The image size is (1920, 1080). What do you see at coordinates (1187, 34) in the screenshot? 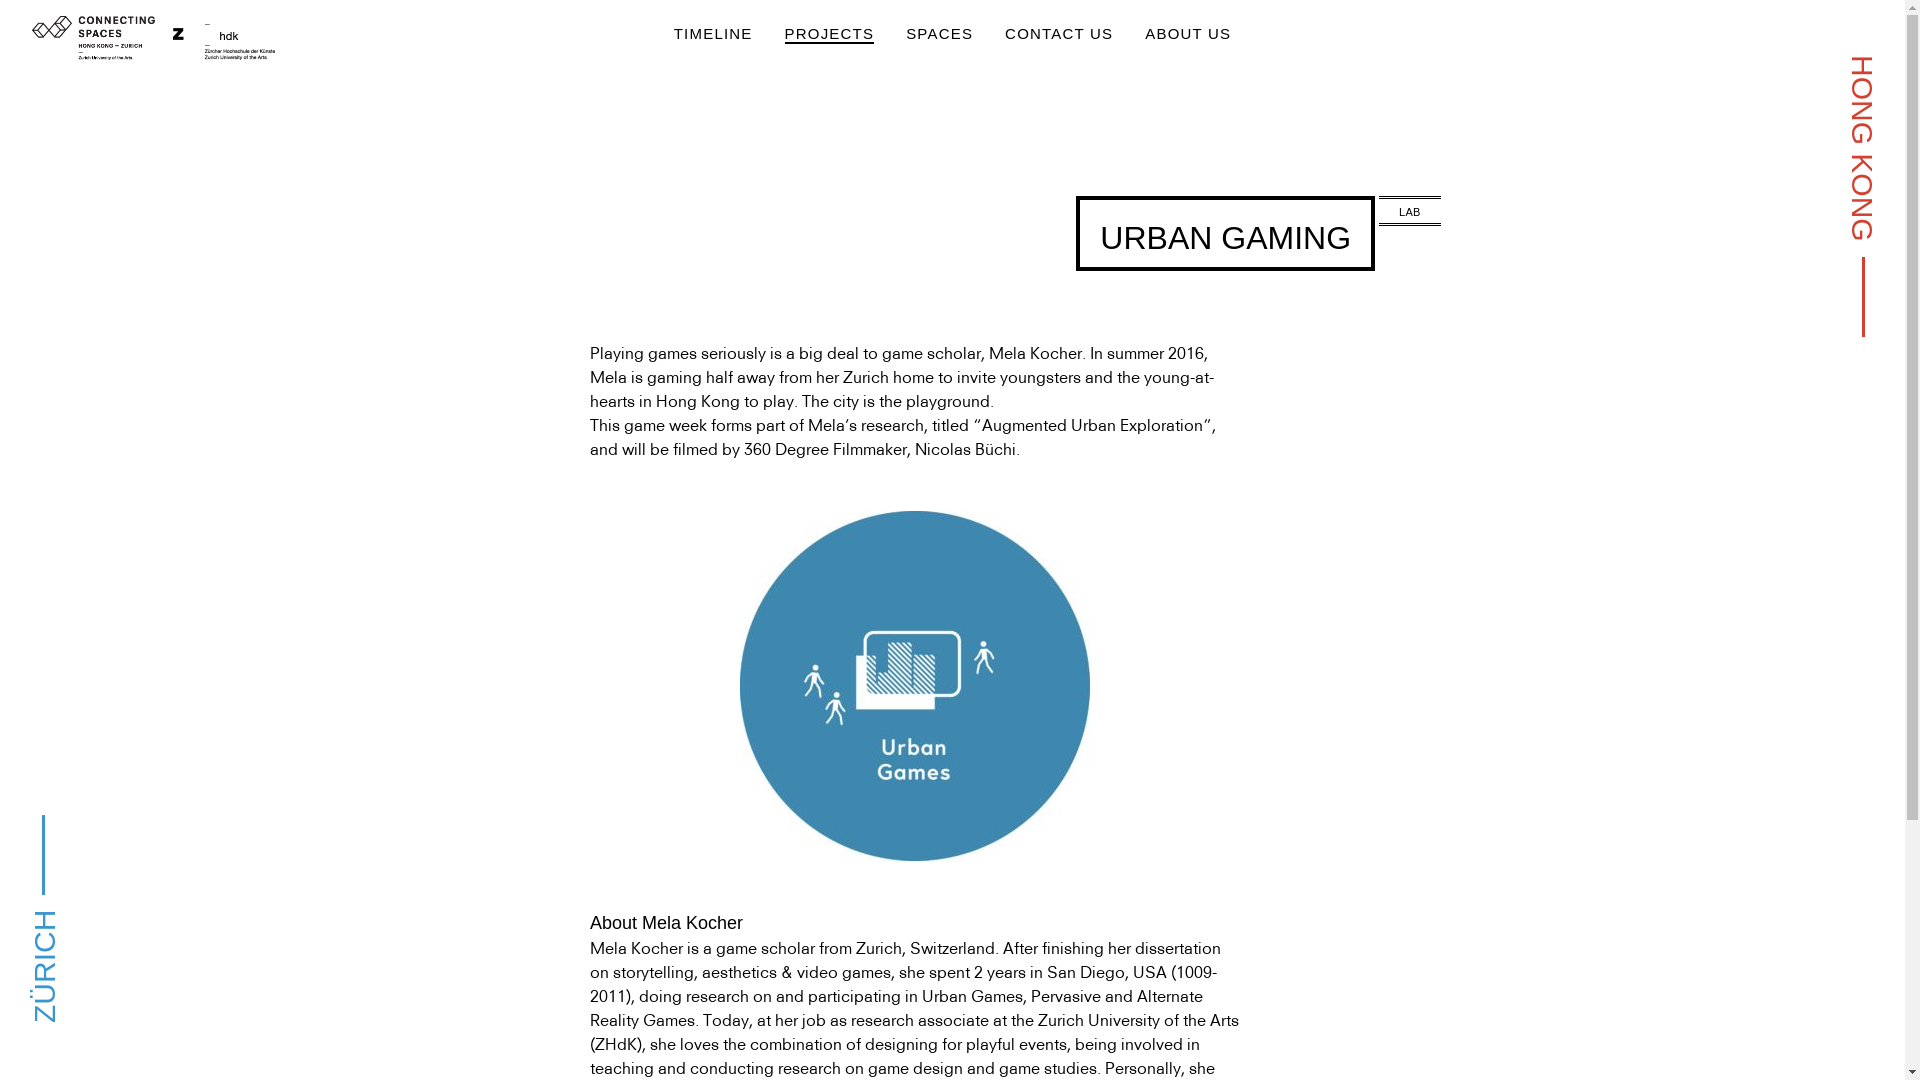
I see `'ABOUT US'` at bounding box center [1187, 34].